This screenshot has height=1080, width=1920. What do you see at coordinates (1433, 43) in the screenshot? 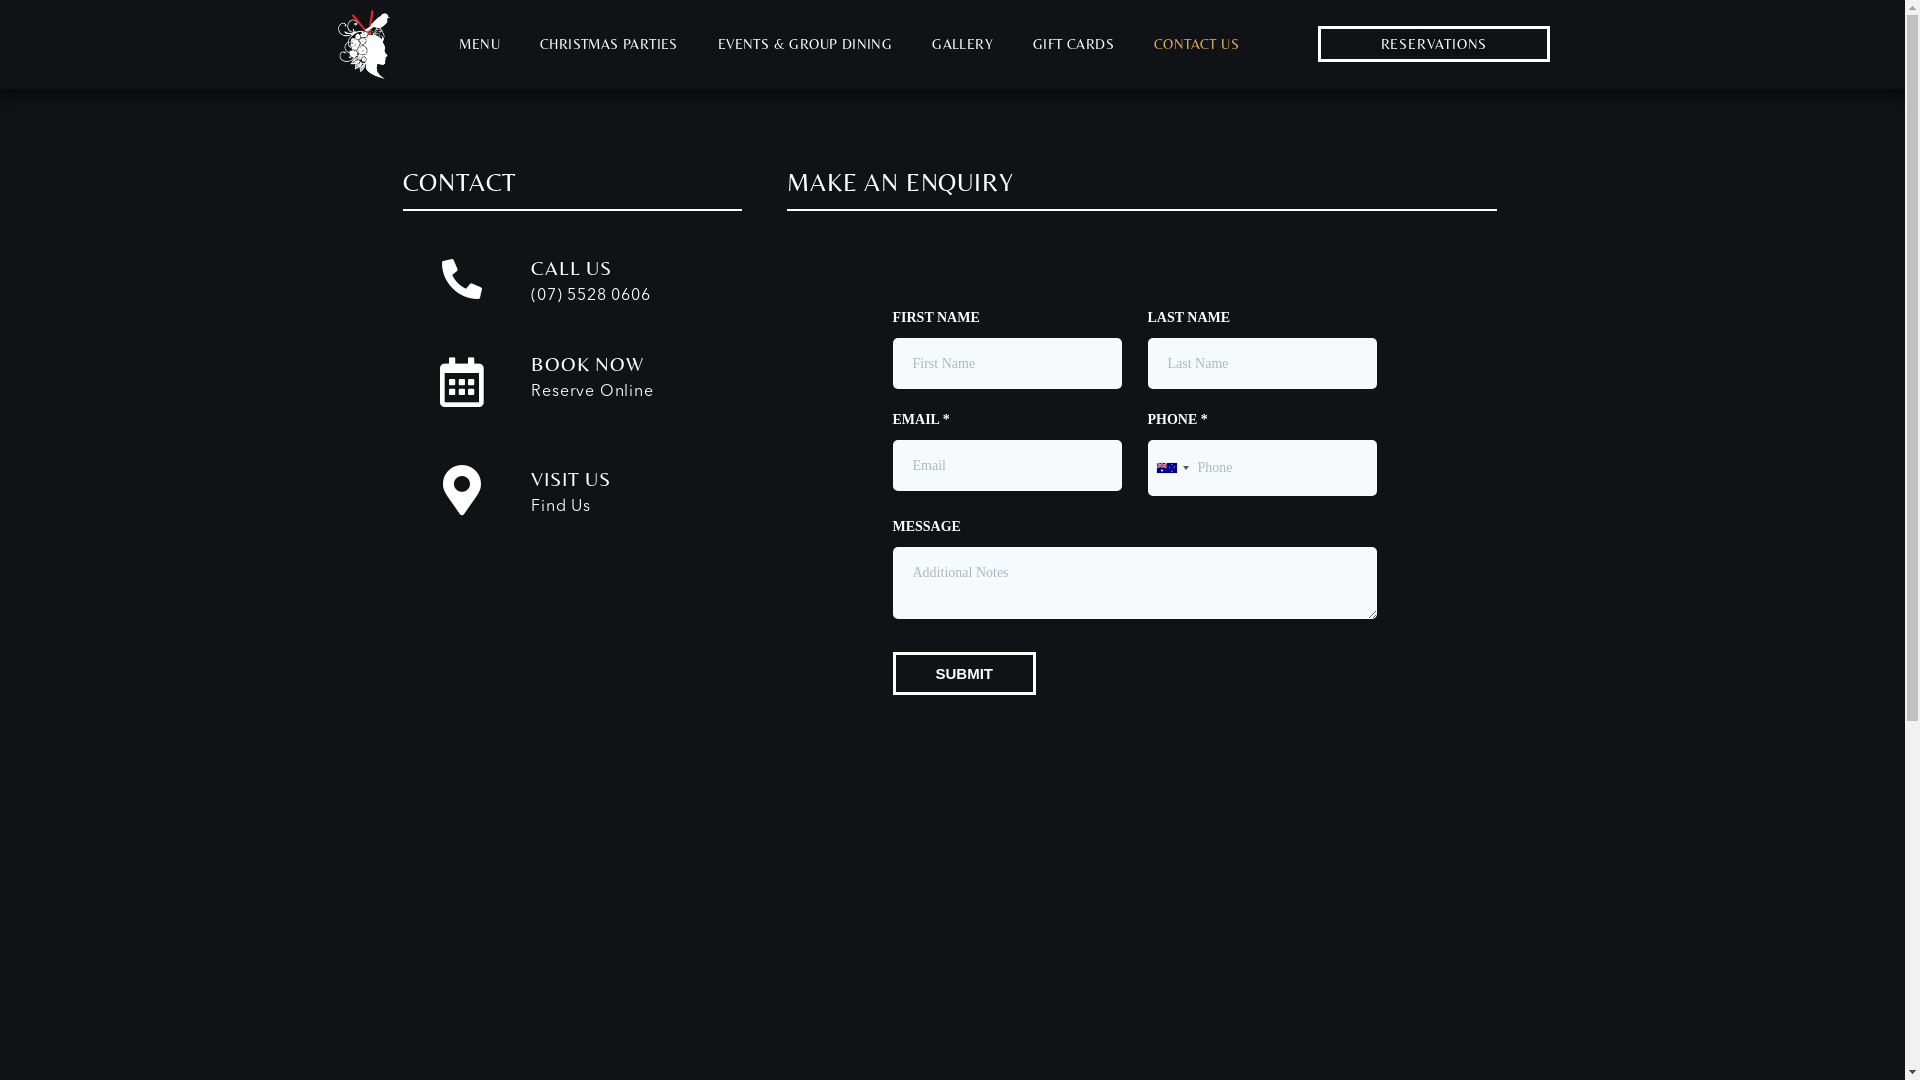
I see `'RESERVATIONS'` at bounding box center [1433, 43].